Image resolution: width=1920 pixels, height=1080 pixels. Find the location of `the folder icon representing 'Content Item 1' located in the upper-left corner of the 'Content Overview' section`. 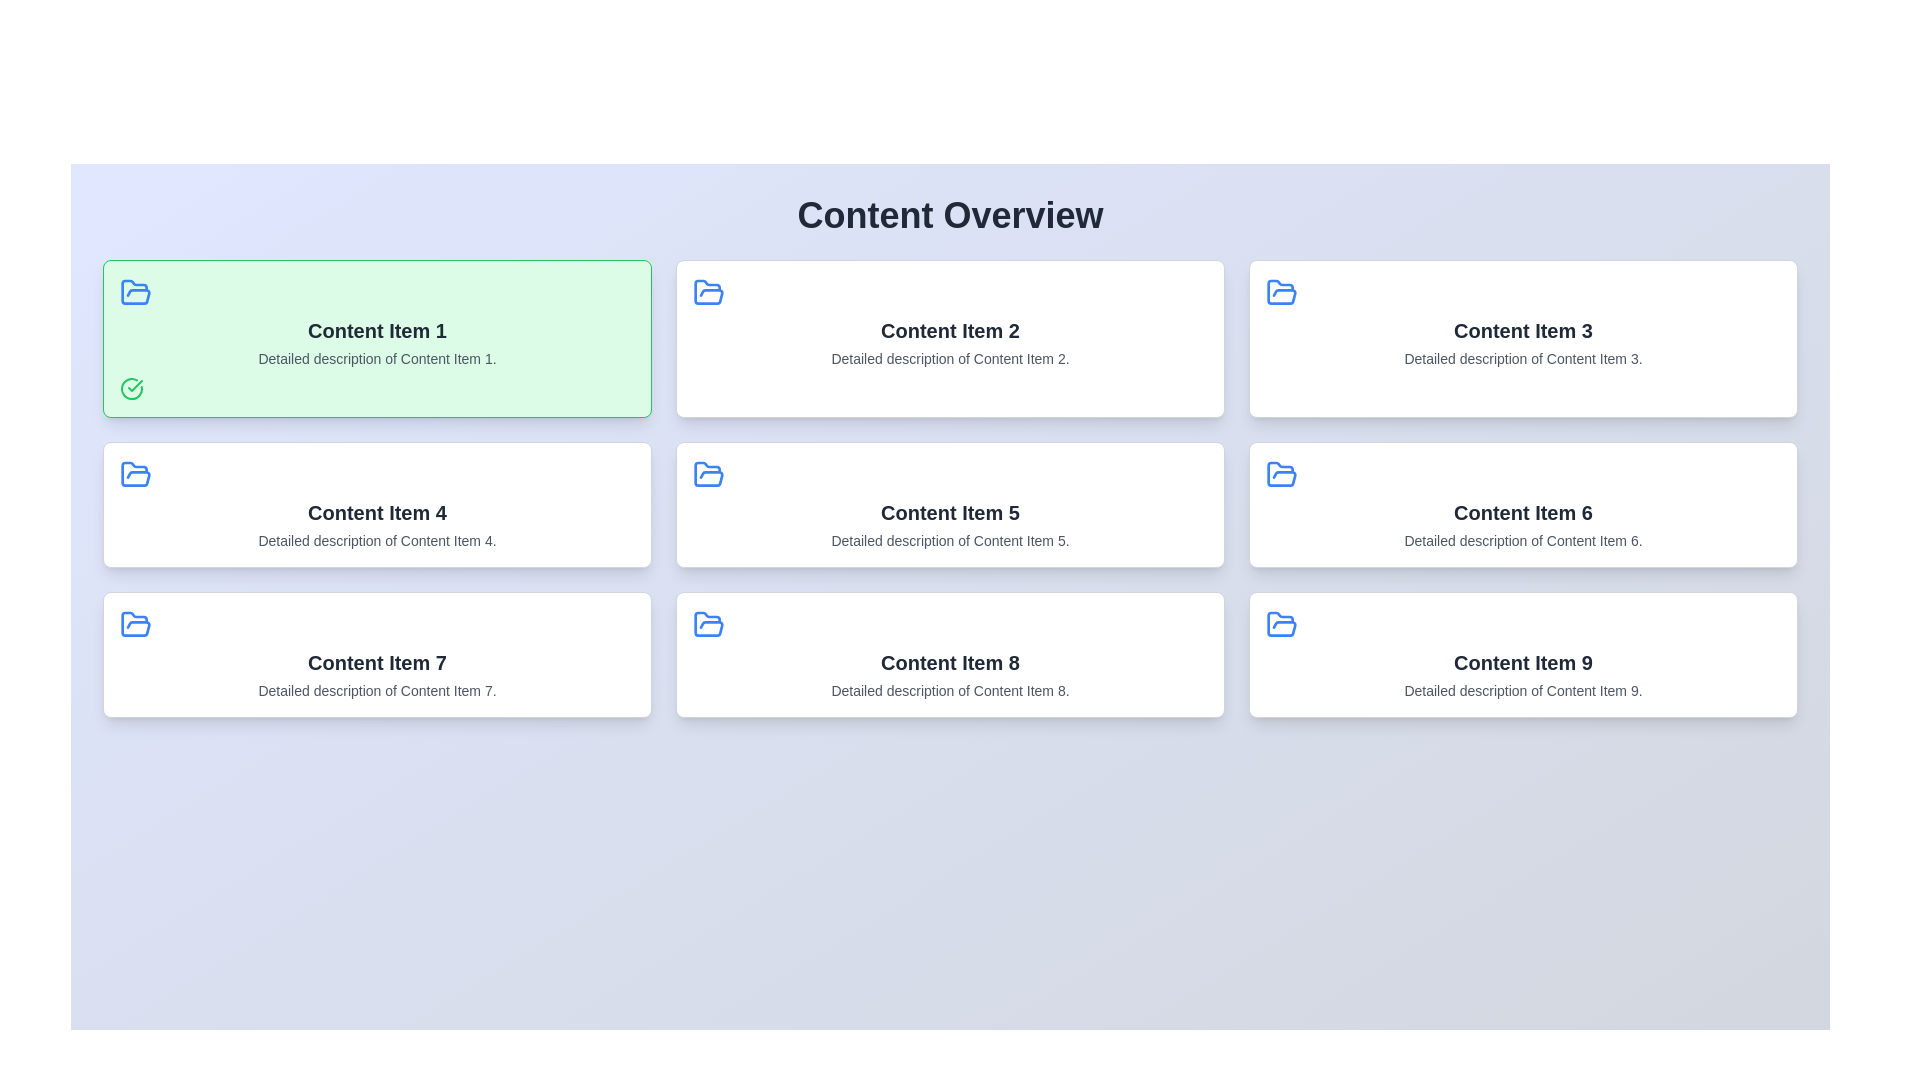

the folder icon representing 'Content Item 1' located in the upper-left corner of the 'Content Overview' section is located at coordinates (134, 292).